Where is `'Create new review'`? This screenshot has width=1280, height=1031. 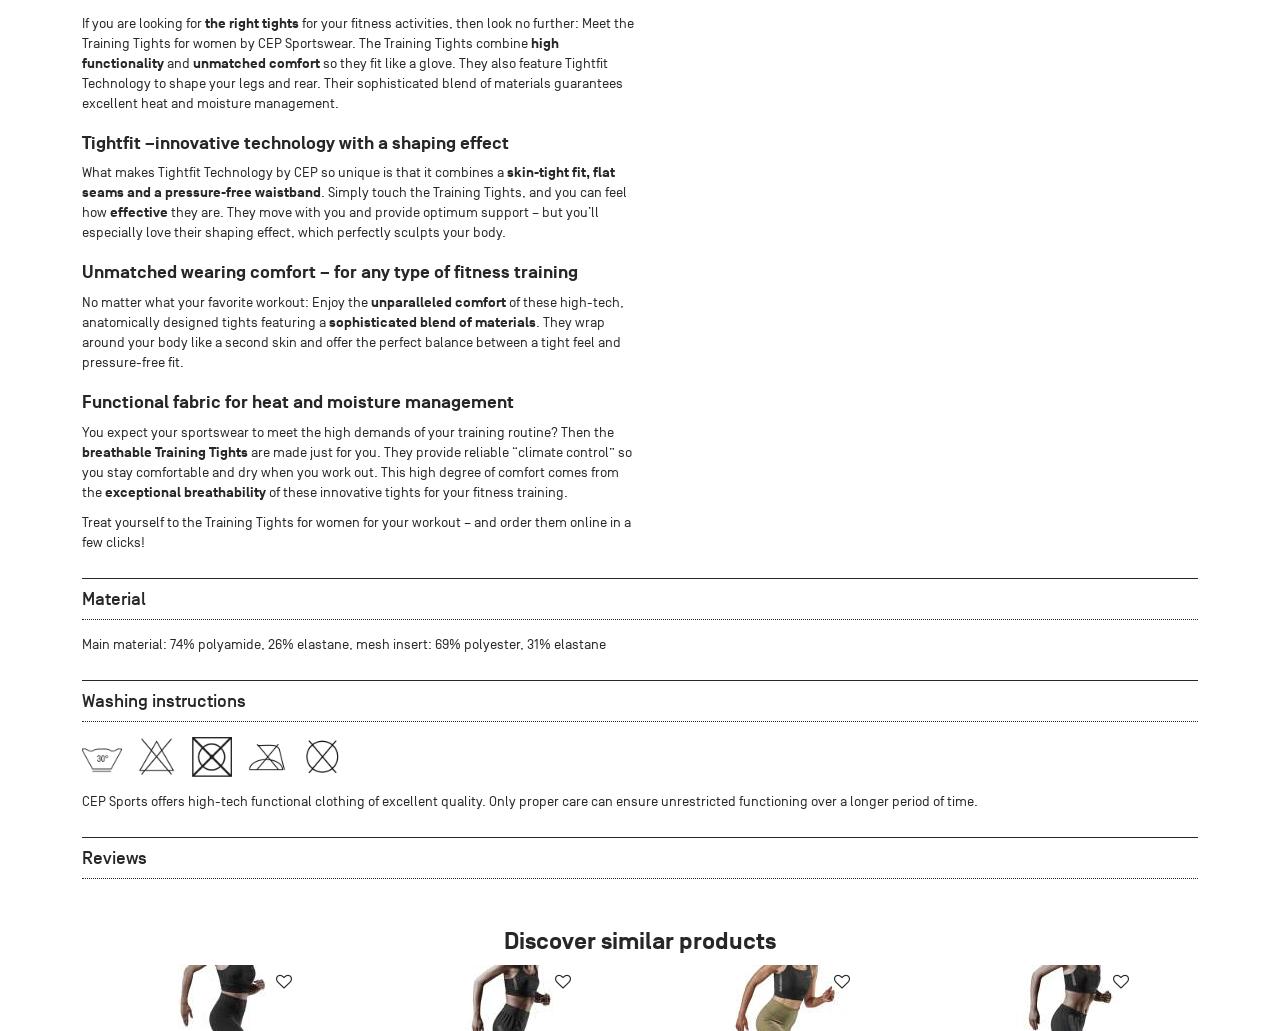 'Create new review' is located at coordinates (629, 981).